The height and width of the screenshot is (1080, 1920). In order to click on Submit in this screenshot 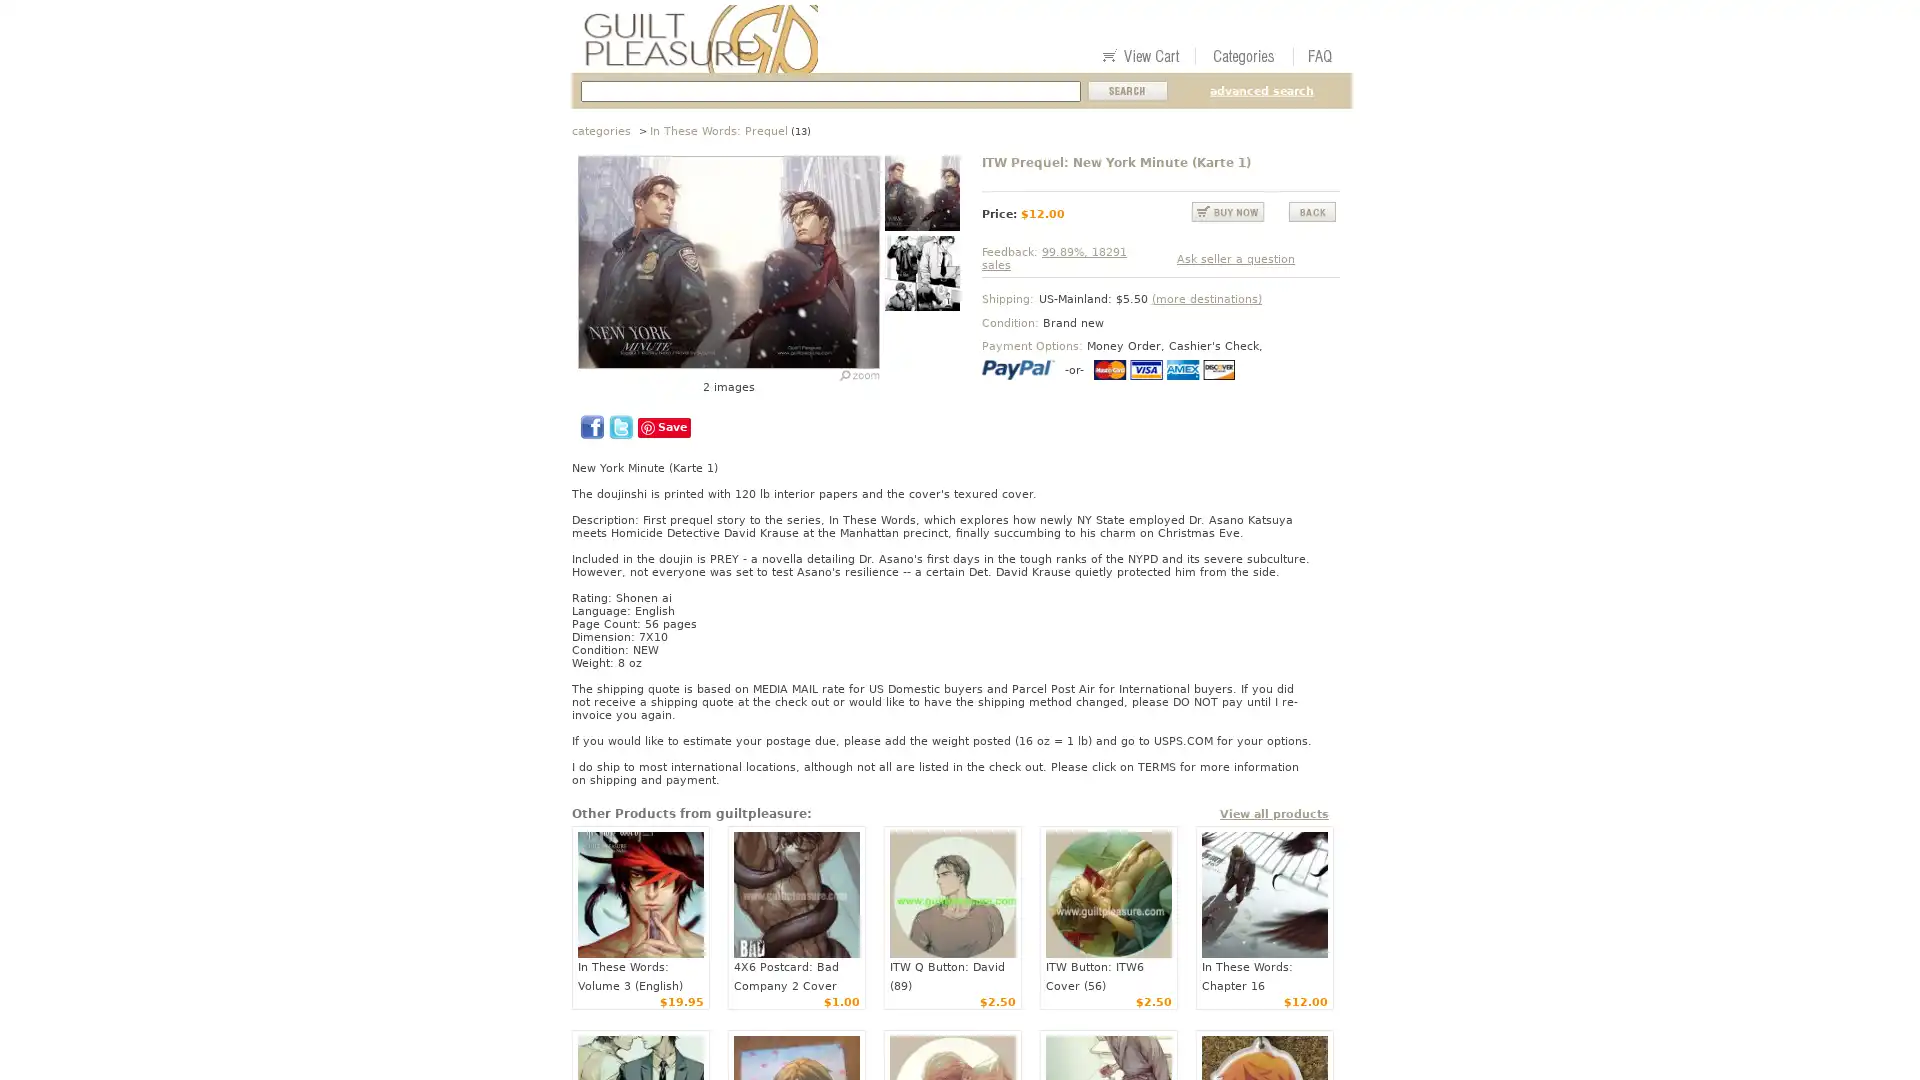, I will do `click(1128, 91)`.